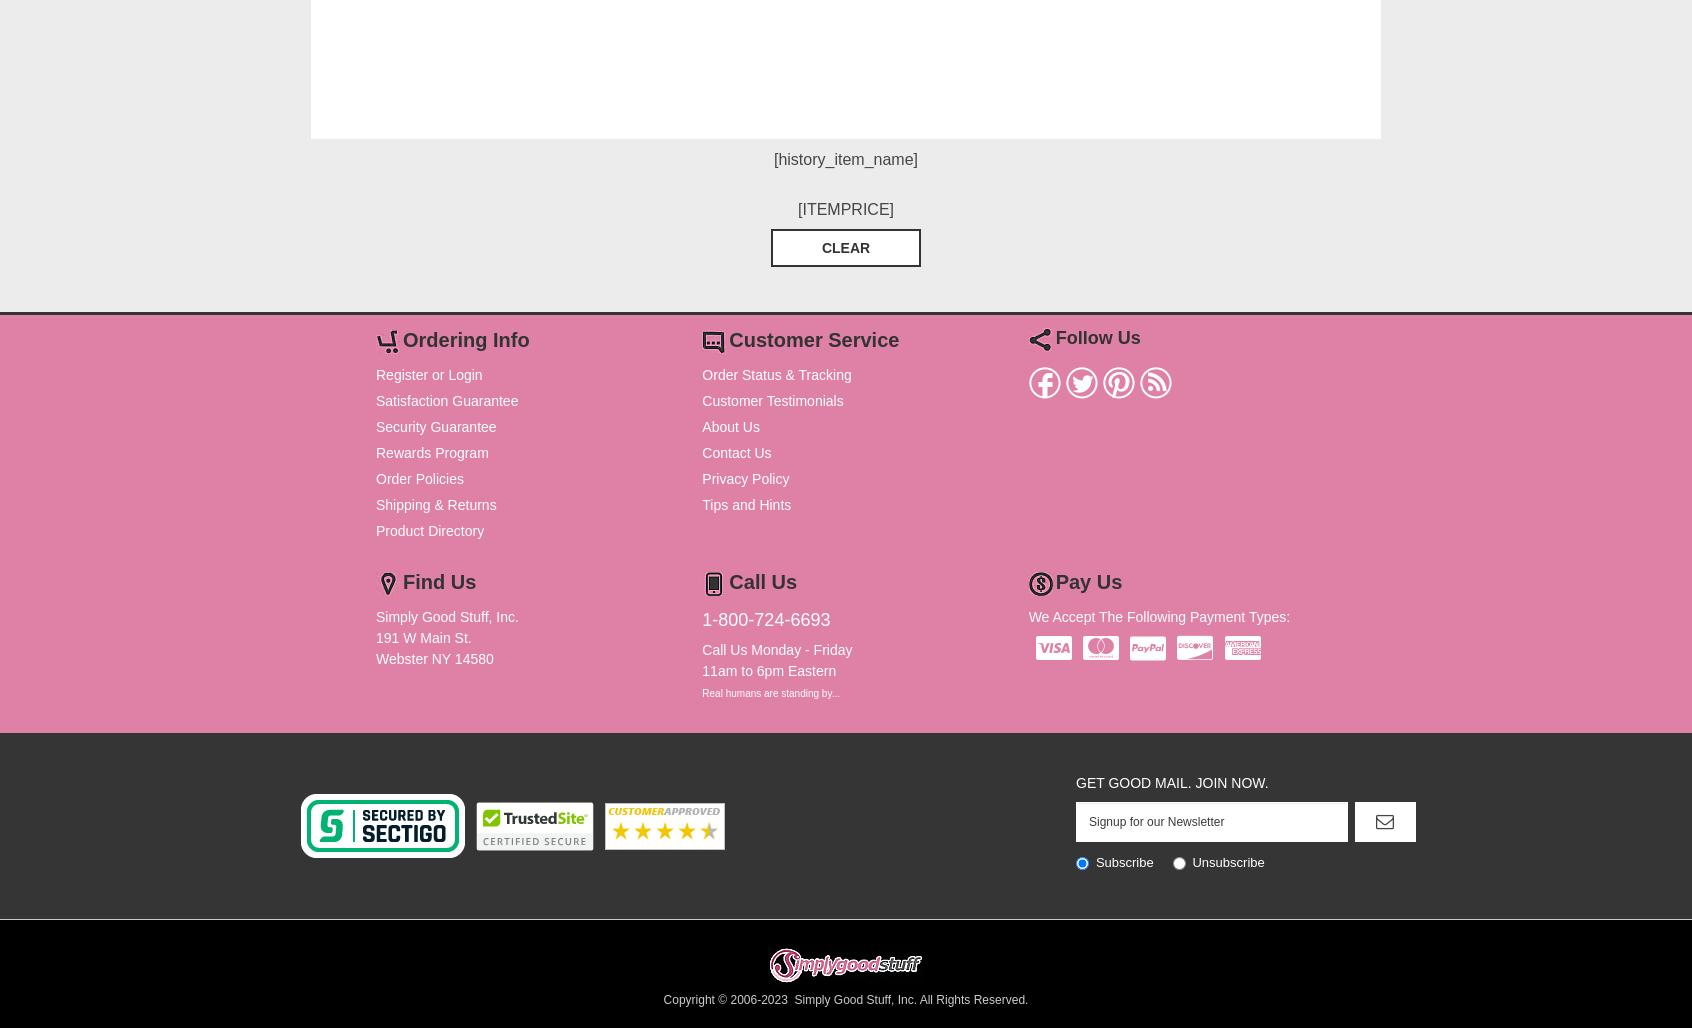  What do you see at coordinates (433, 659) in the screenshot?
I see `'Webster NY 14580'` at bounding box center [433, 659].